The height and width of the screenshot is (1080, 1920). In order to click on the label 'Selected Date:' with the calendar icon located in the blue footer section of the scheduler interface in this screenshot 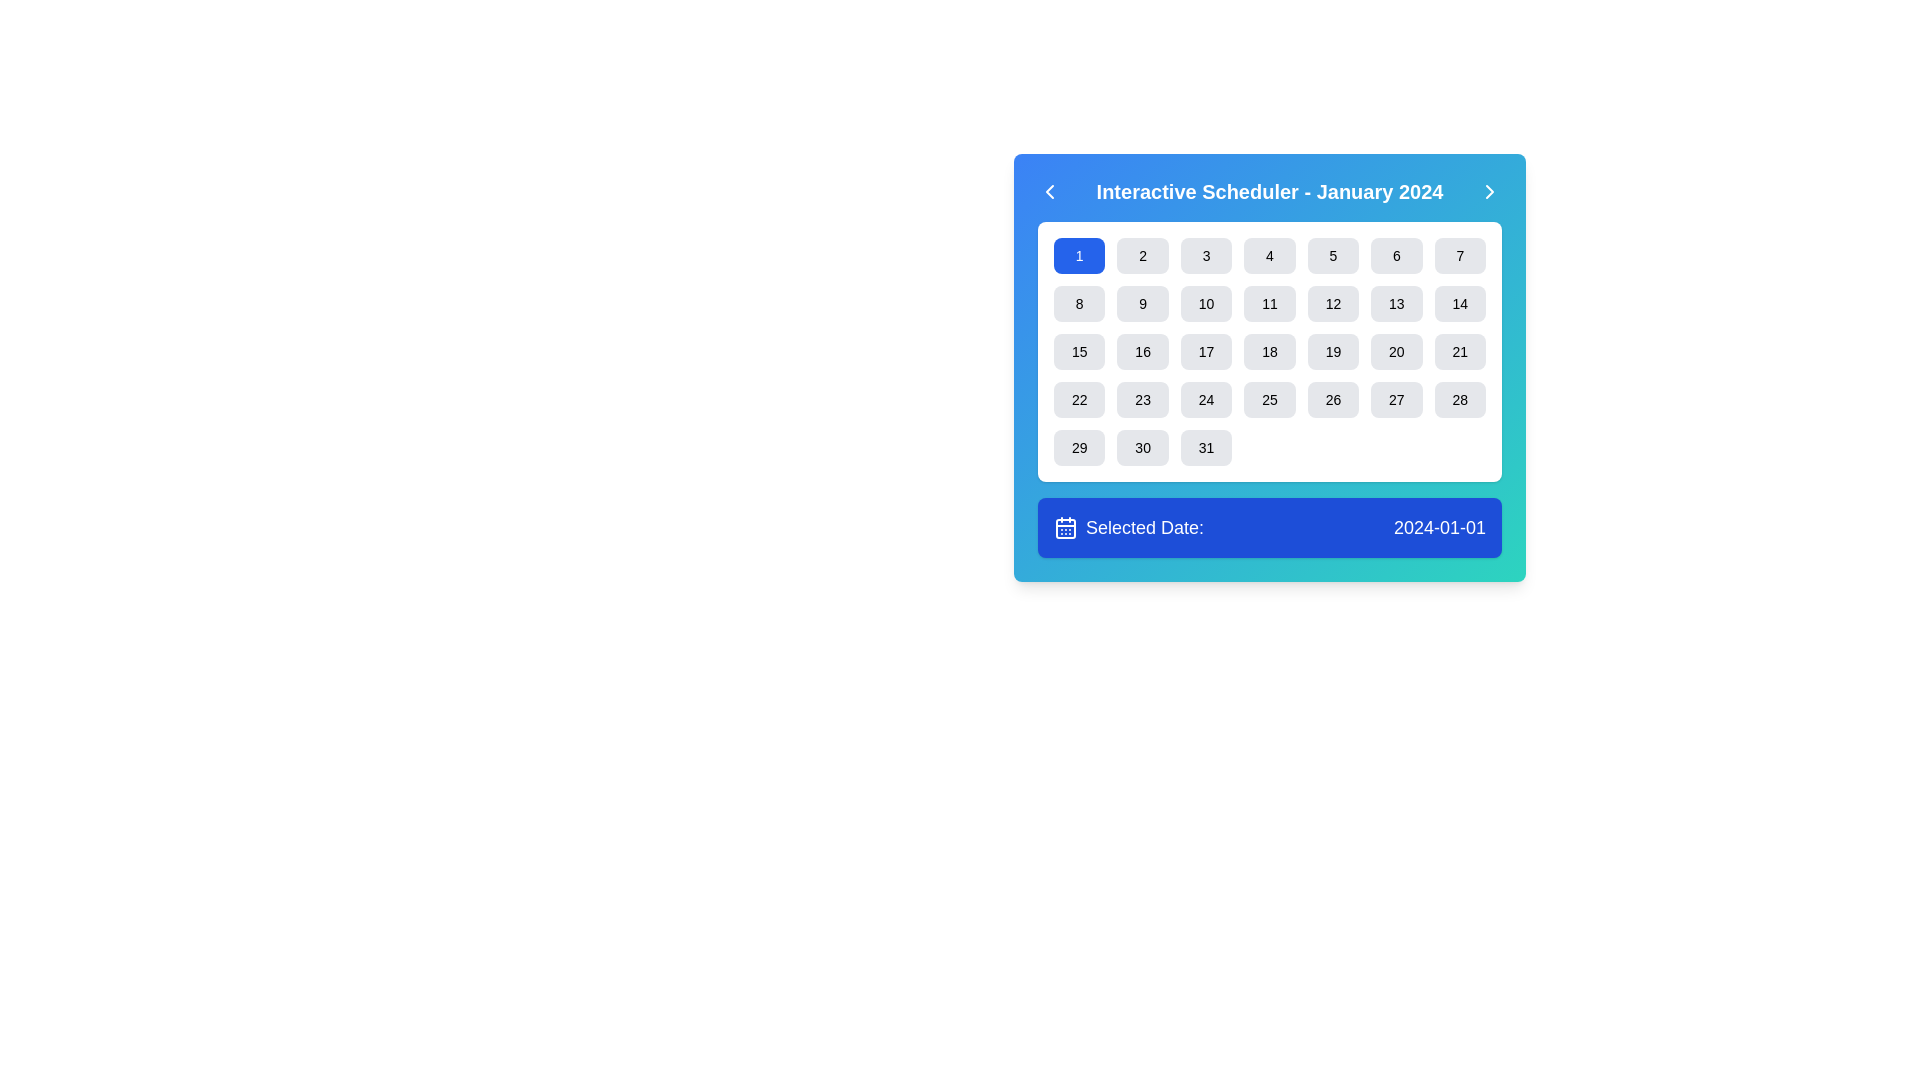, I will do `click(1128, 527)`.